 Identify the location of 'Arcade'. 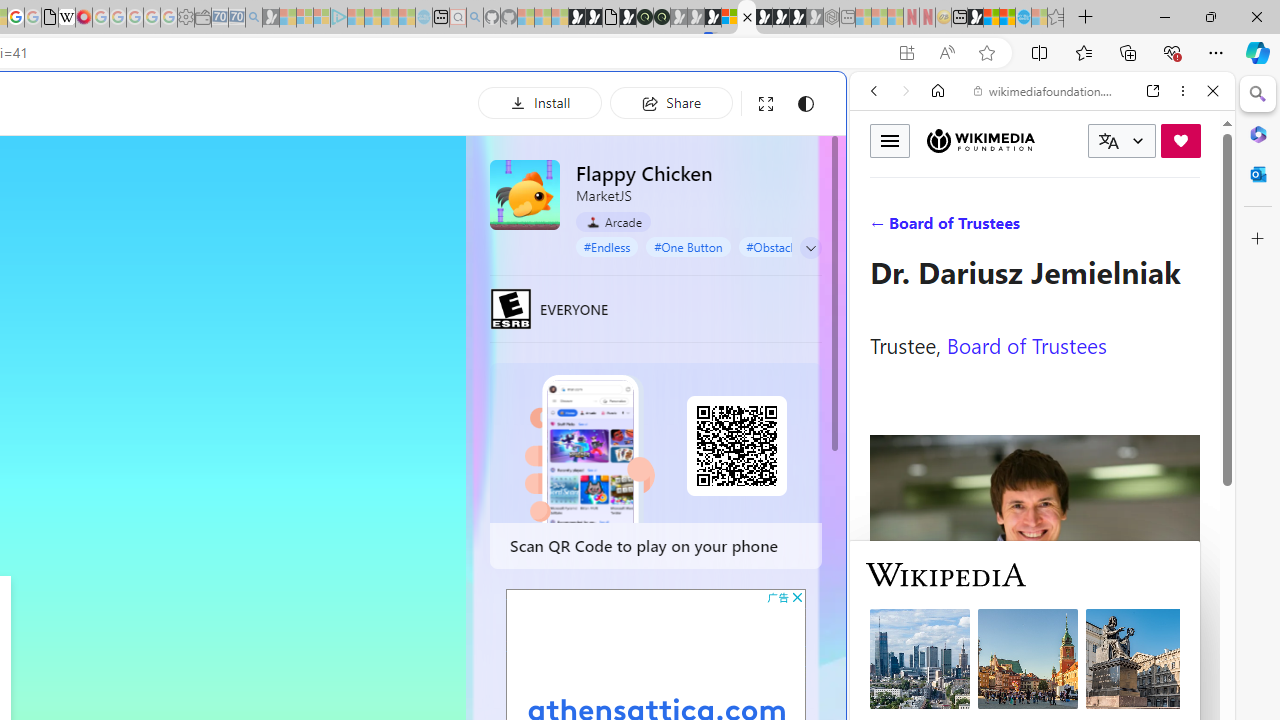
(612, 222).